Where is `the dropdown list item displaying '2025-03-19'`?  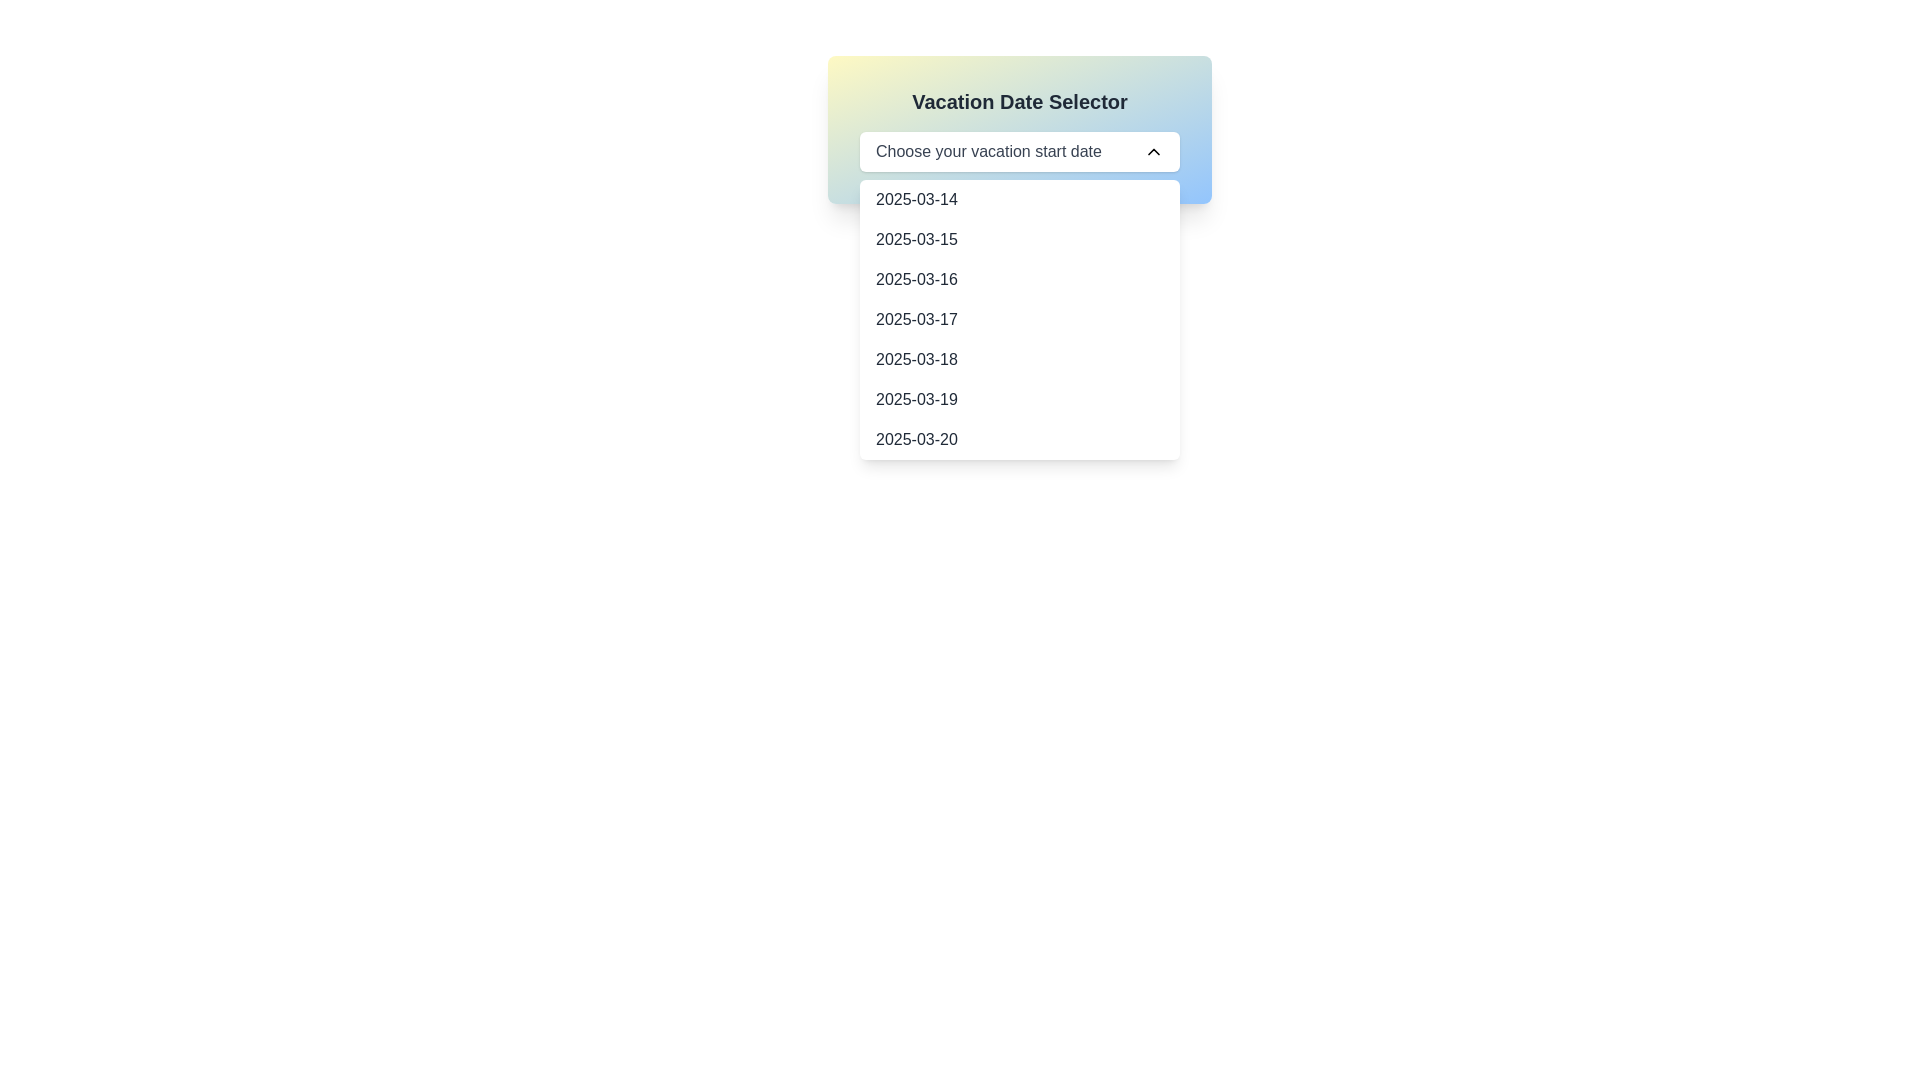 the dropdown list item displaying '2025-03-19' is located at coordinates (915, 400).